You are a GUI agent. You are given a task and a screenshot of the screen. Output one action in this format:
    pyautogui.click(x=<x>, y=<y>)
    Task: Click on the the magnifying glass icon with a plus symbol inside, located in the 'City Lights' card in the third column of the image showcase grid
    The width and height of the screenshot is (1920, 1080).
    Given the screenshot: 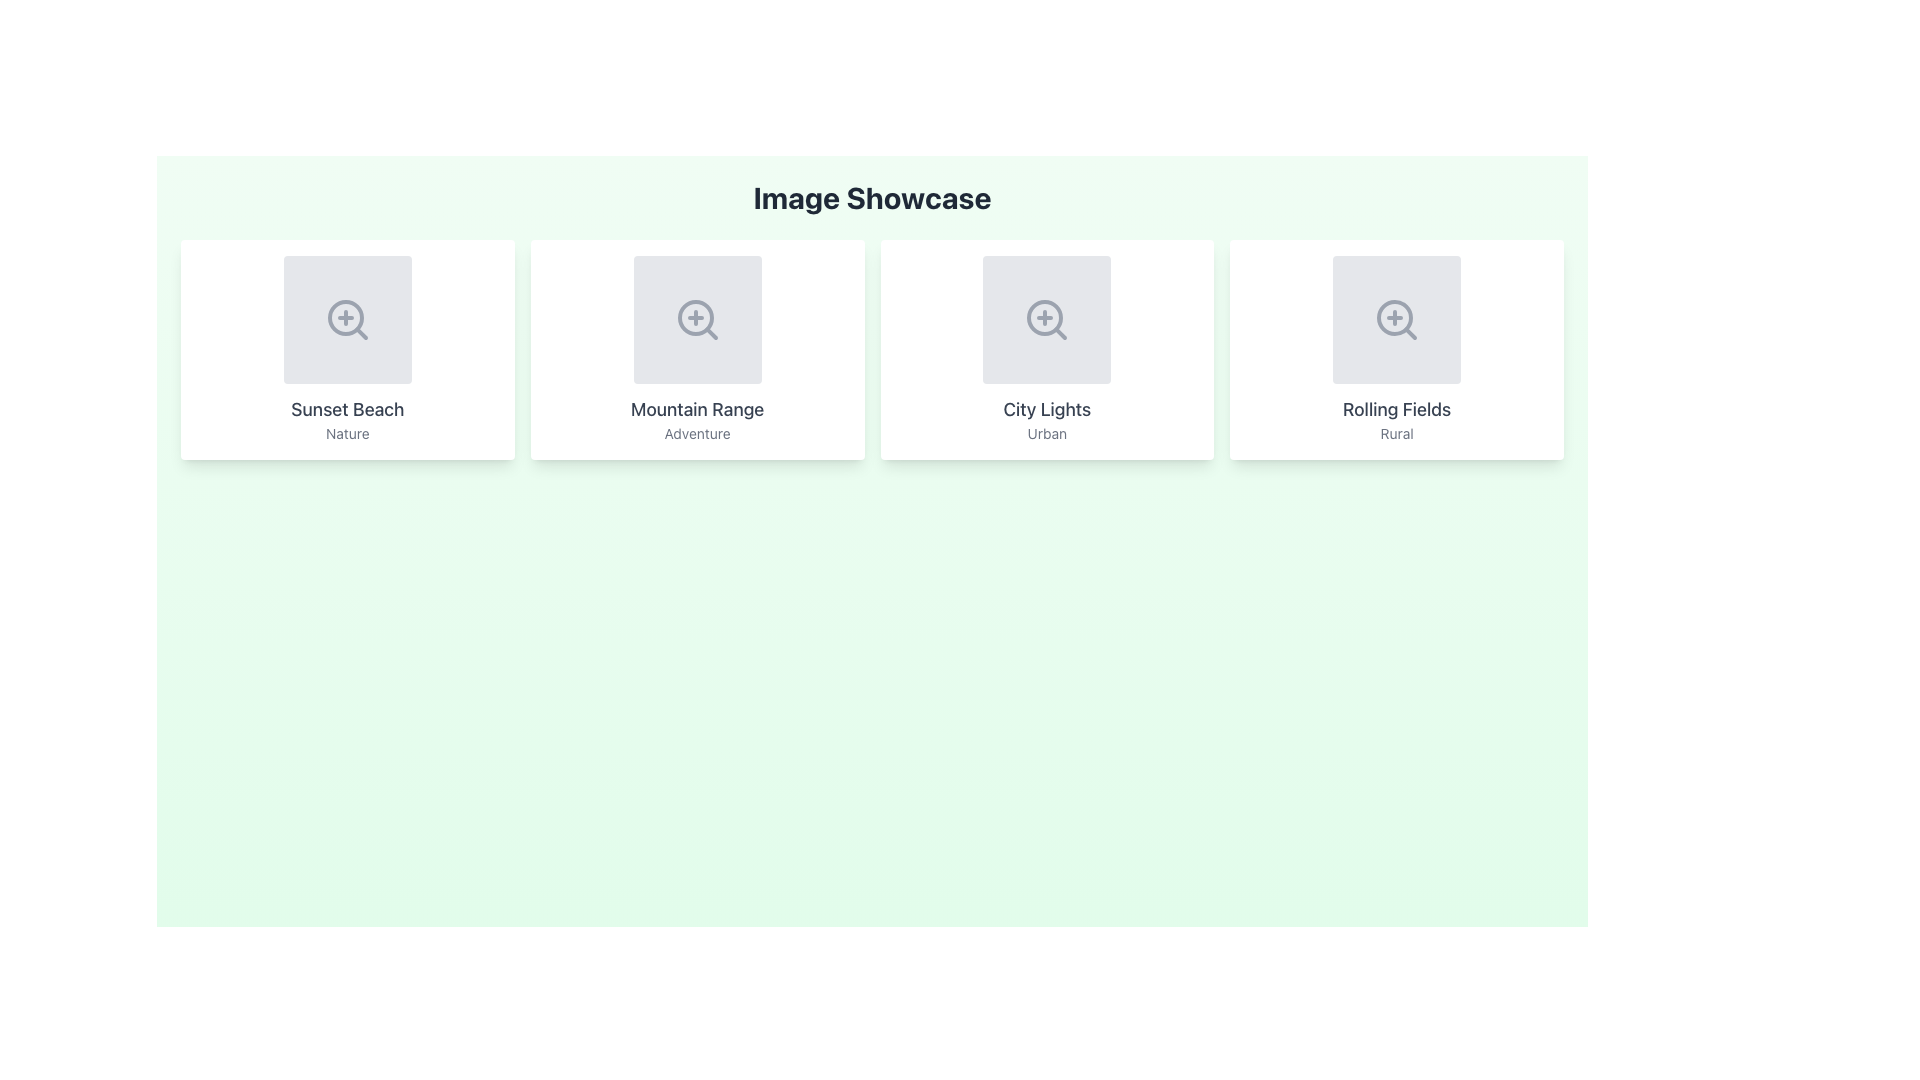 What is the action you would take?
    pyautogui.click(x=1046, y=319)
    